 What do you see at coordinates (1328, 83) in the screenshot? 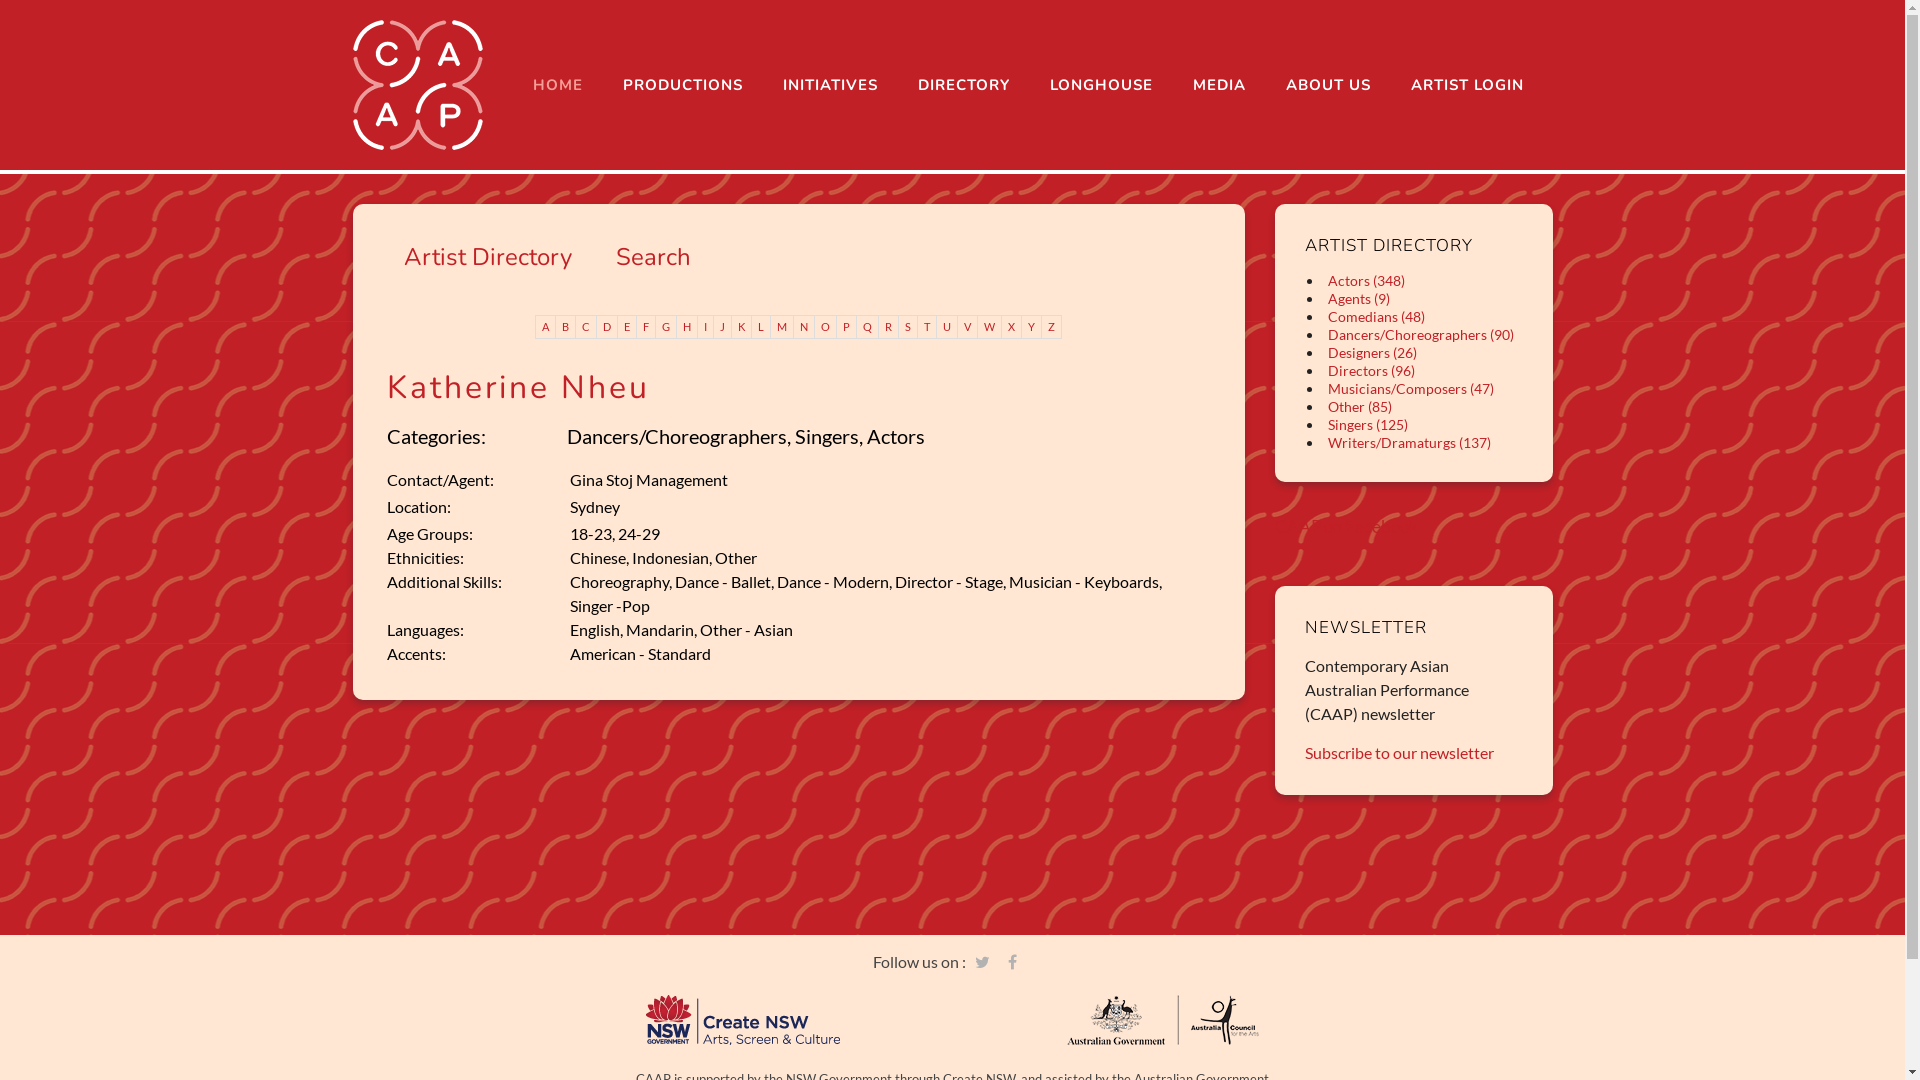
I see `'ABOUT US'` at bounding box center [1328, 83].